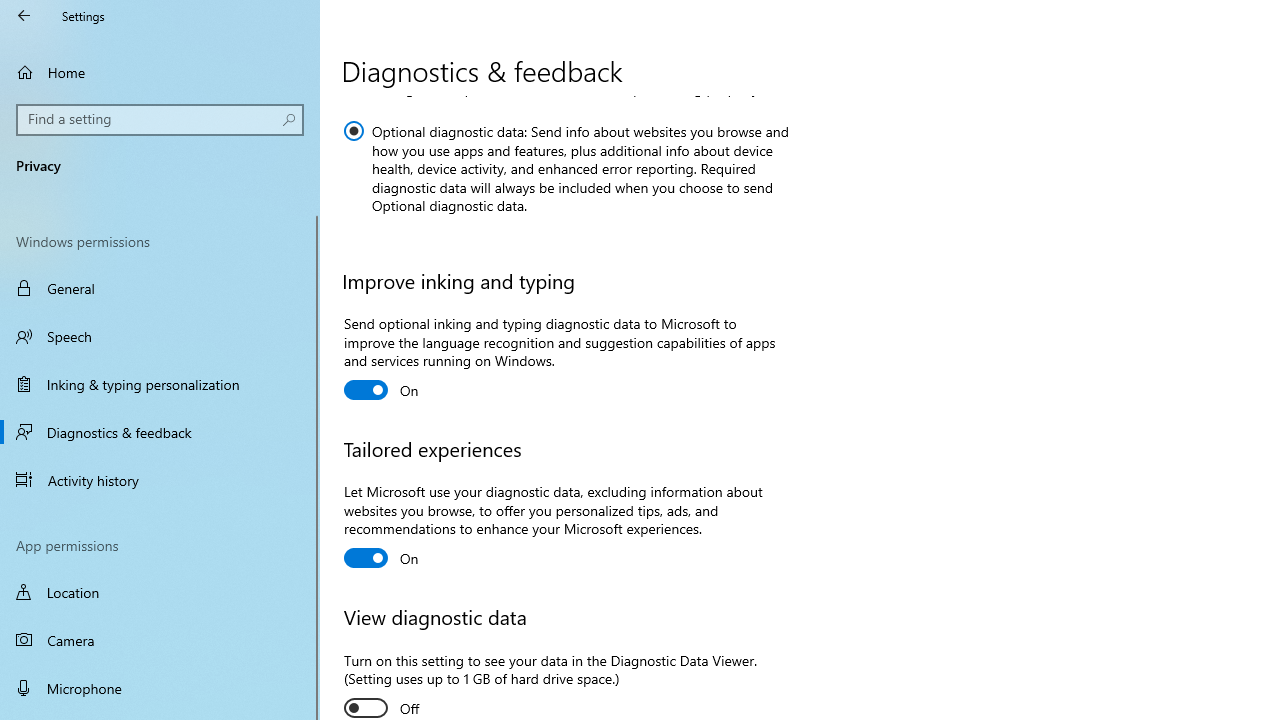 This screenshot has width=1280, height=720. I want to click on 'Microphone', so click(160, 686).